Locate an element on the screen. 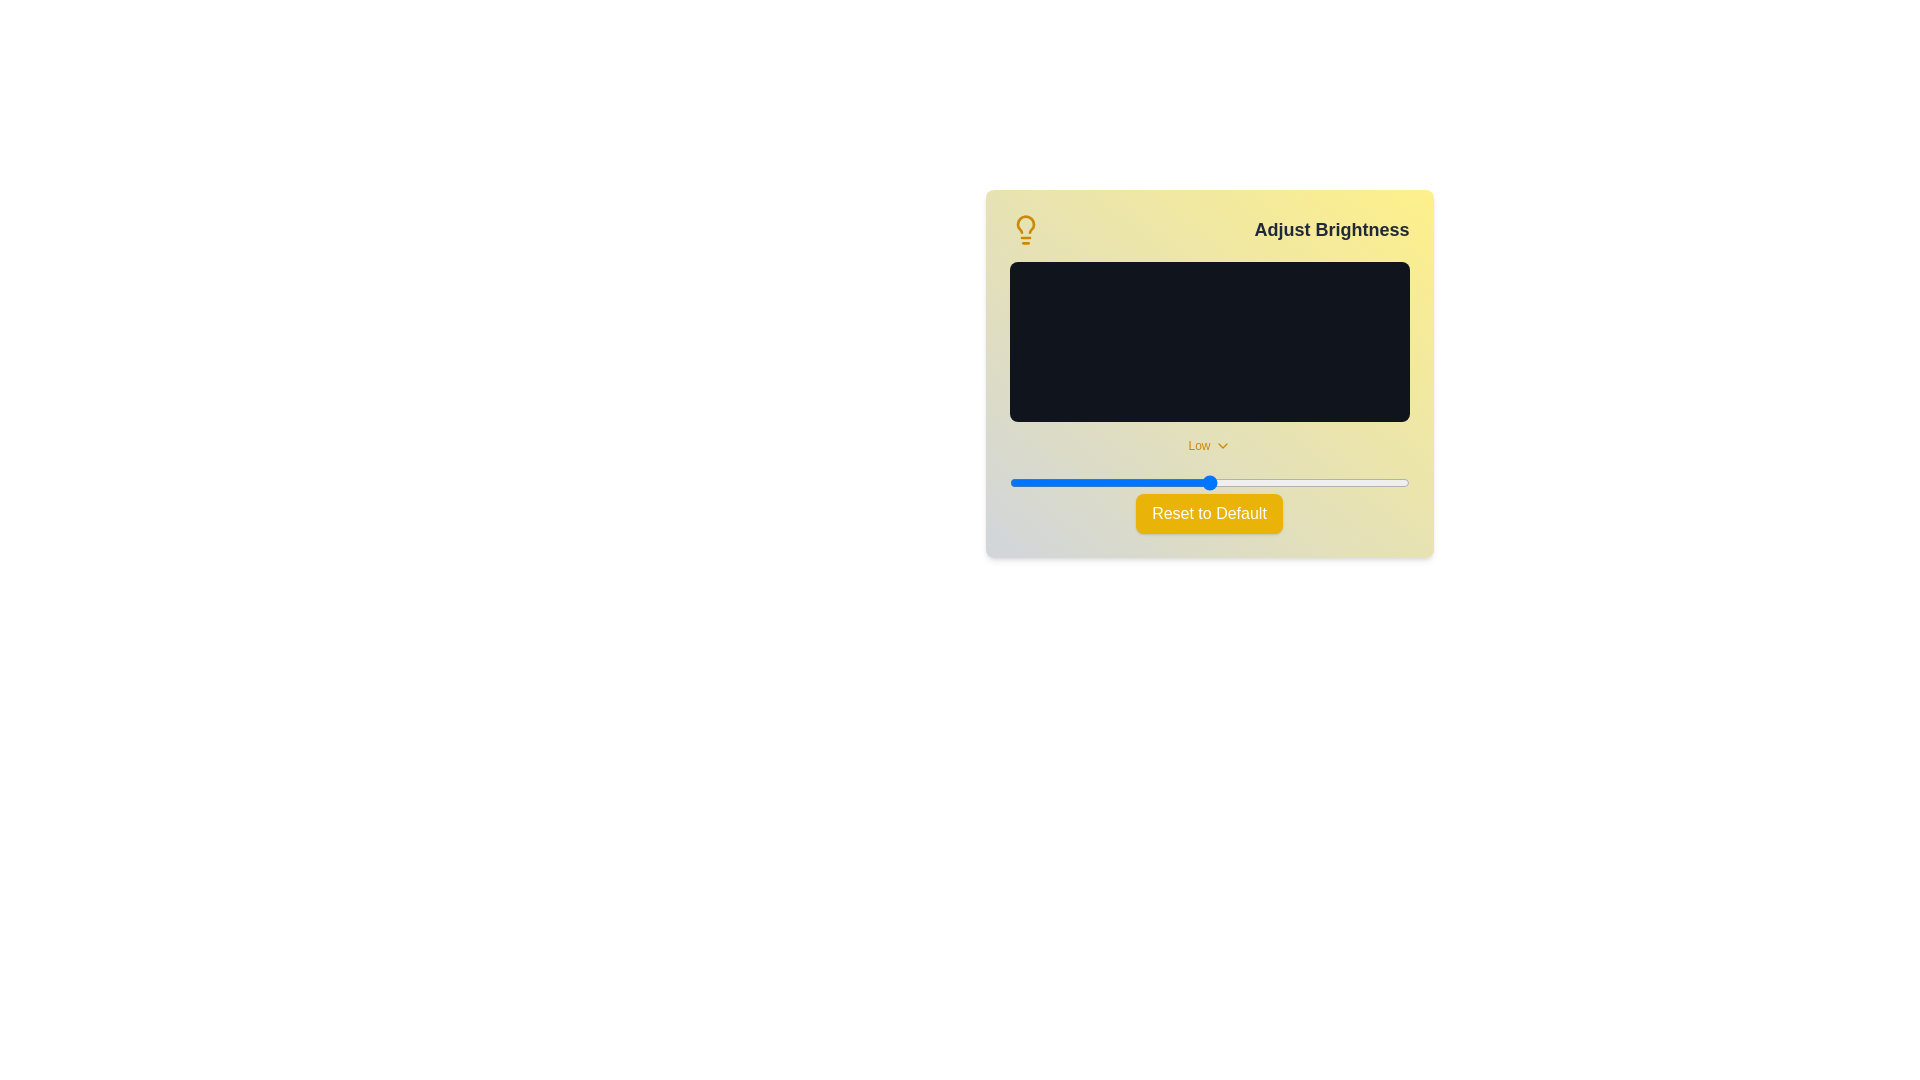 The width and height of the screenshot is (1920, 1080). the brightness slider to 12 percent is located at coordinates (1056, 482).